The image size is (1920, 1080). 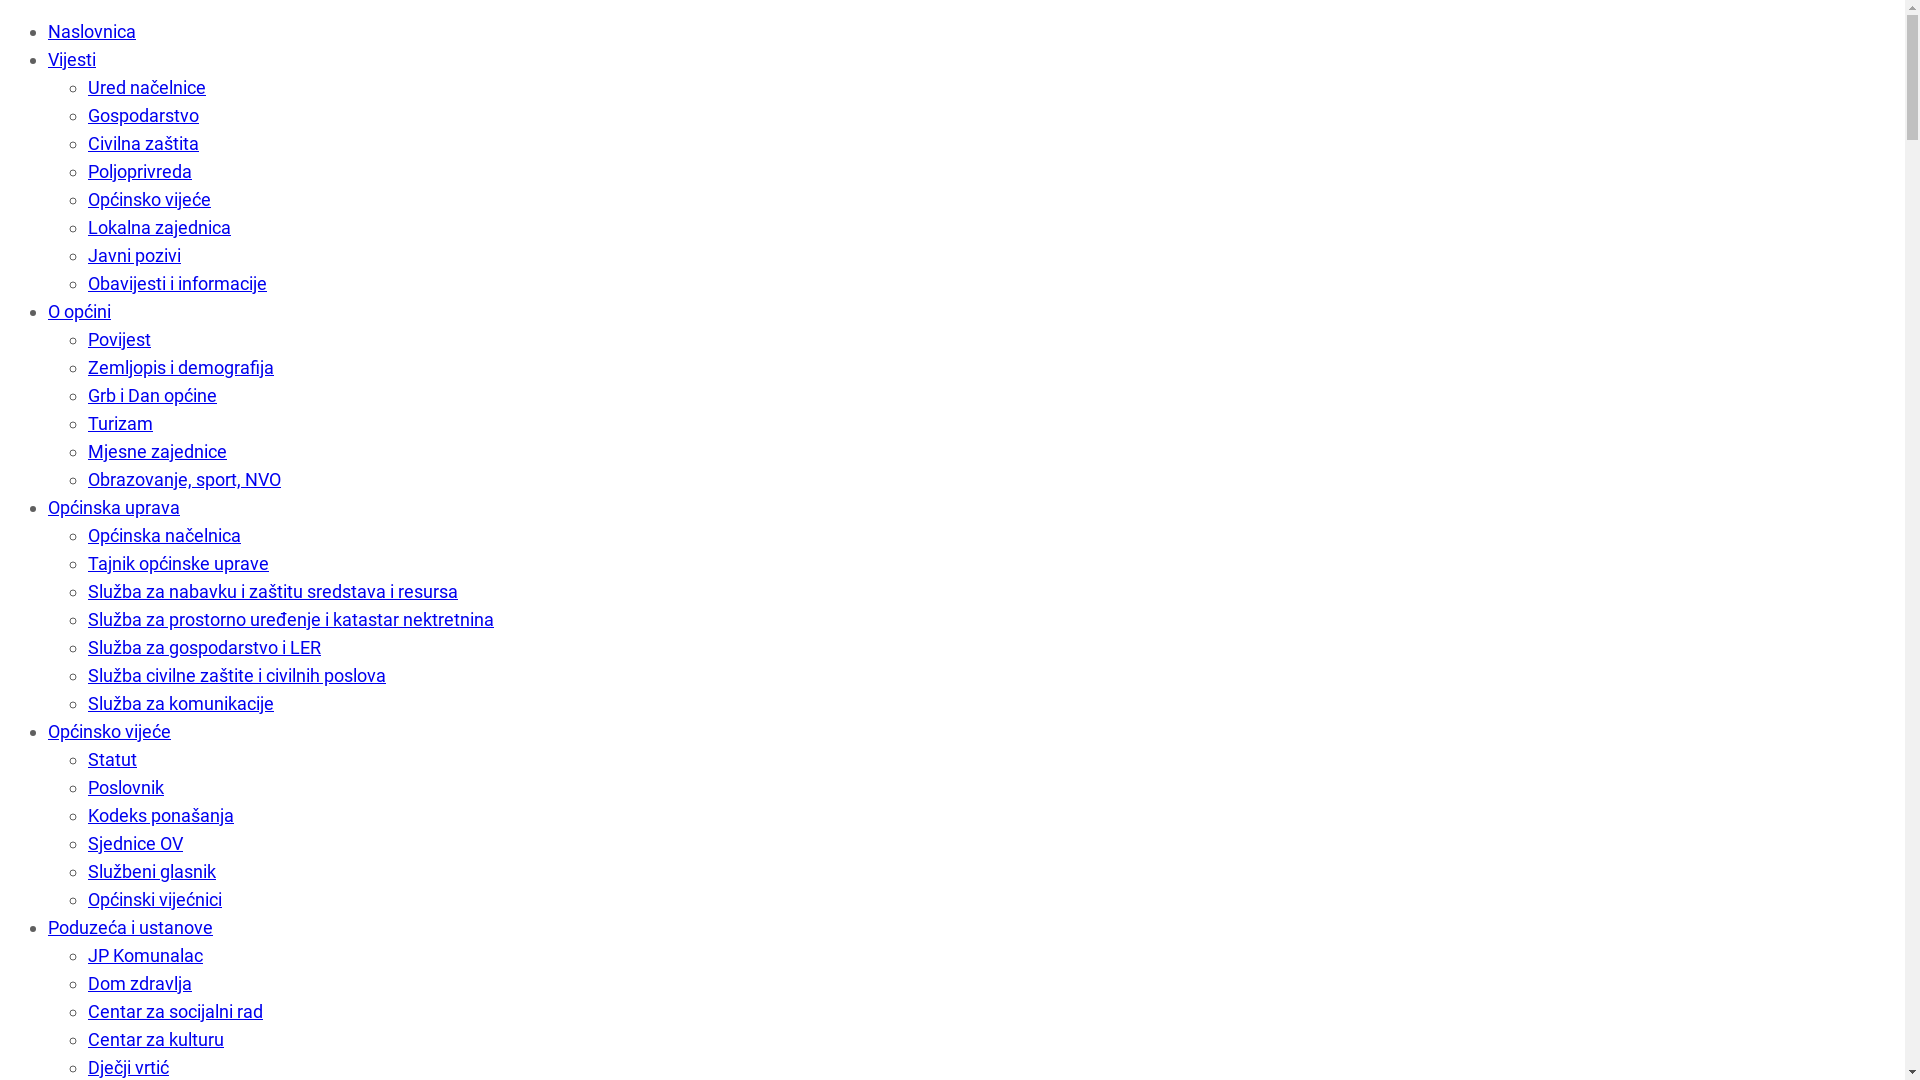 What do you see at coordinates (48, 58) in the screenshot?
I see `'Vijesti'` at bounding box center [48, 58].